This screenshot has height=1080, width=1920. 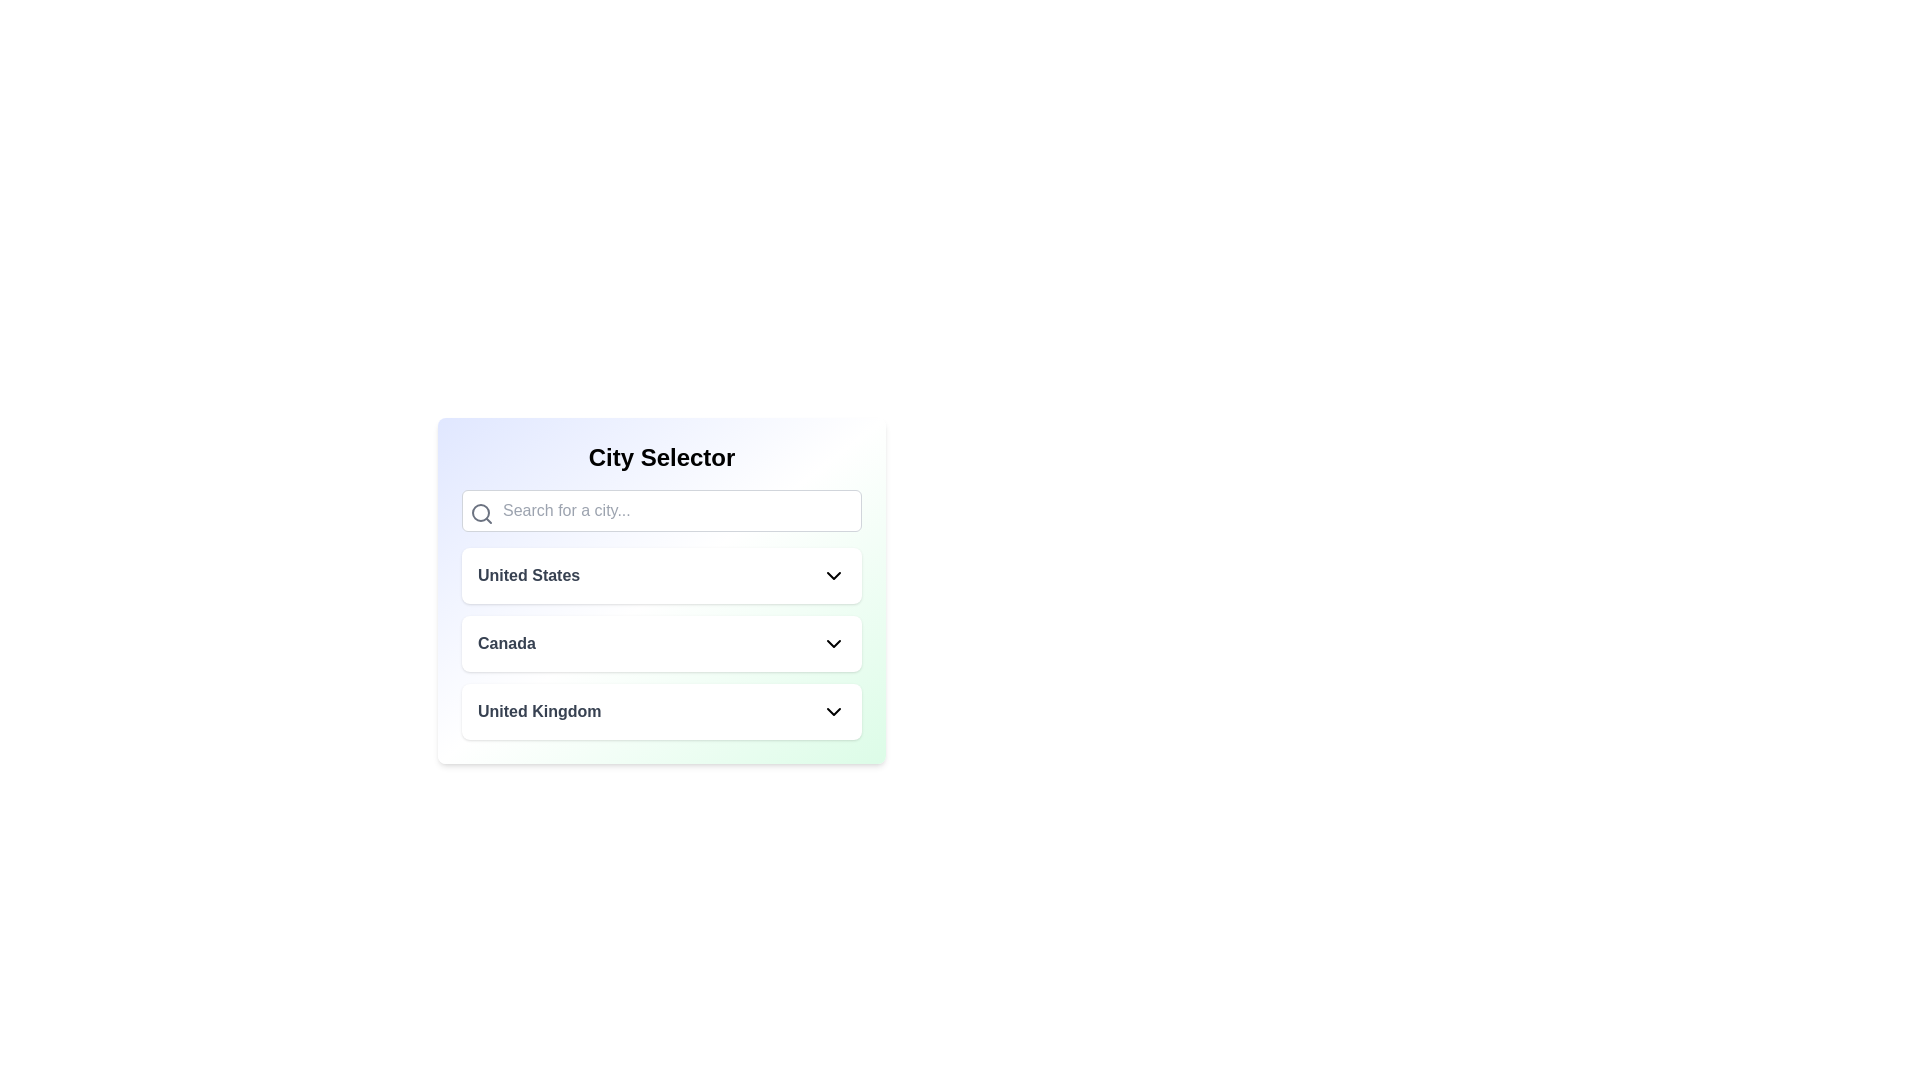 I want to click on the 'United States' option in the 'City Selector' list, so click(x=662, y=589).